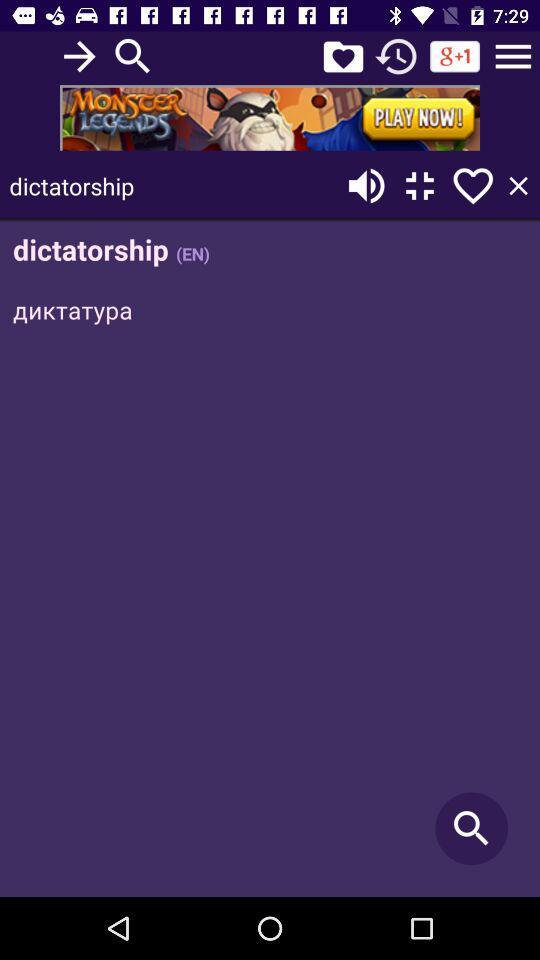 This screenshot has width=540, height=960. I want to click on show favorite list, so click(342, 55).